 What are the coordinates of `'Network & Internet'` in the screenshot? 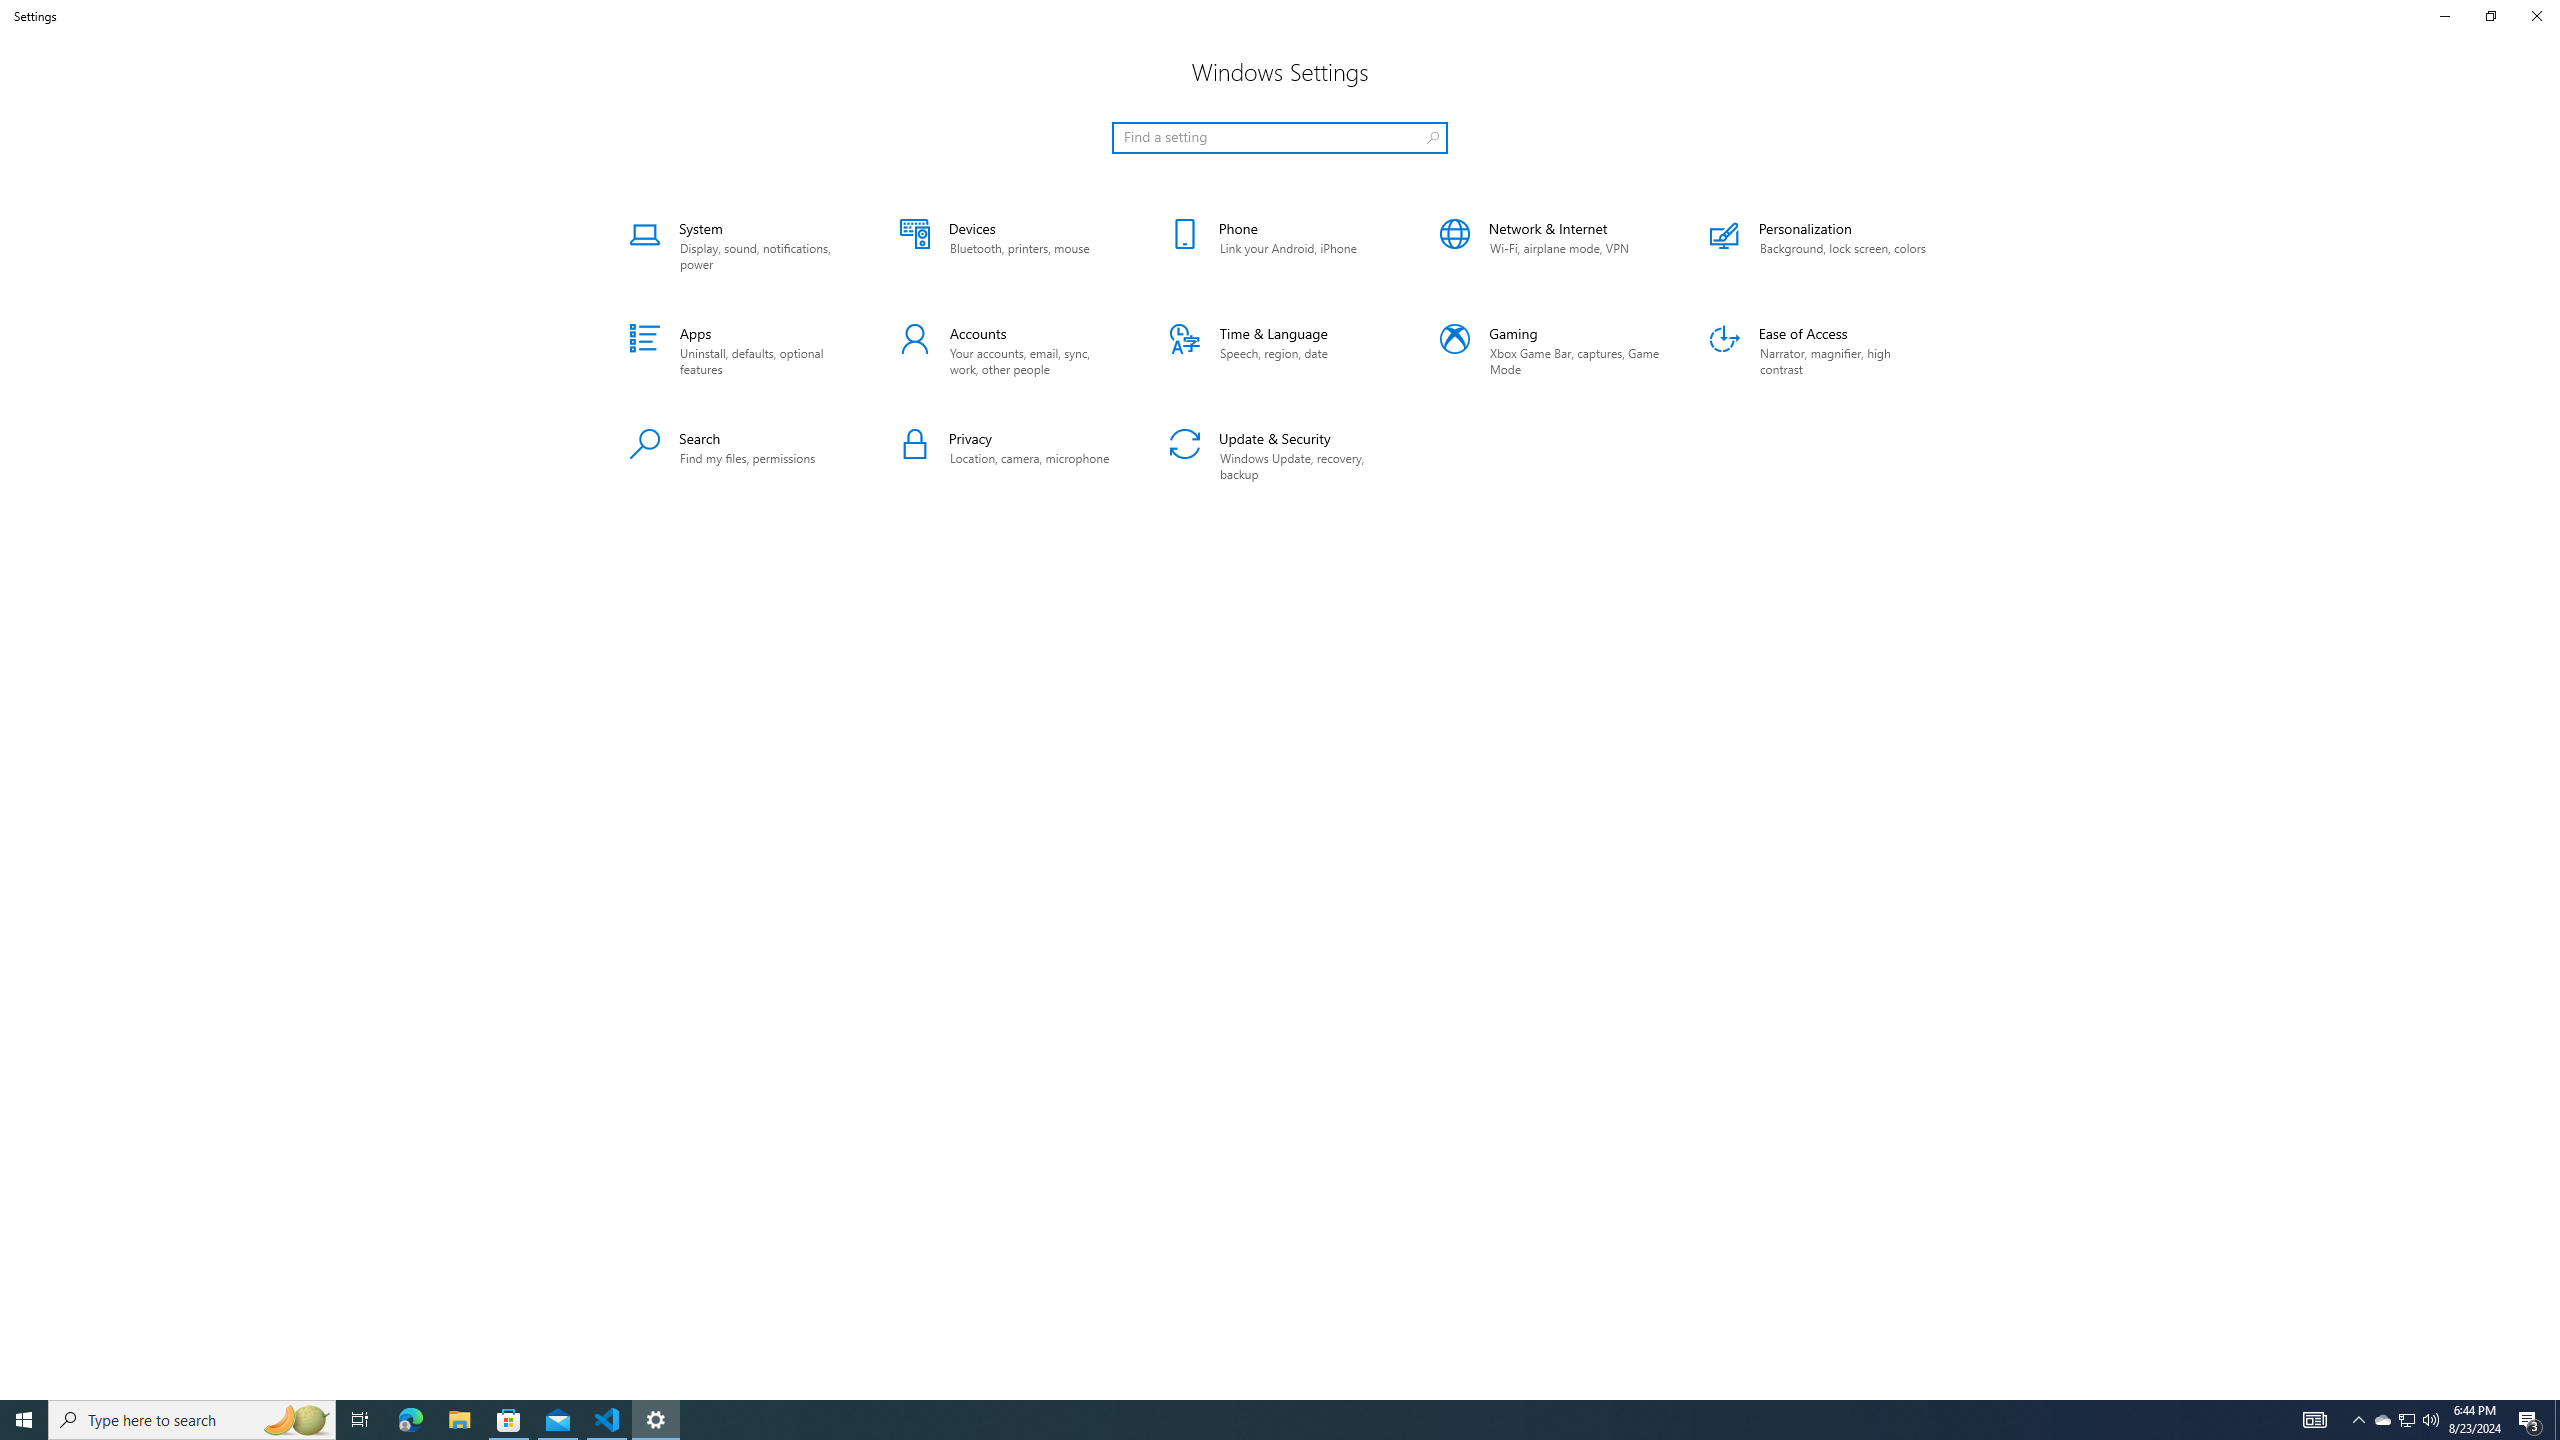 It's located at (1549, 245).